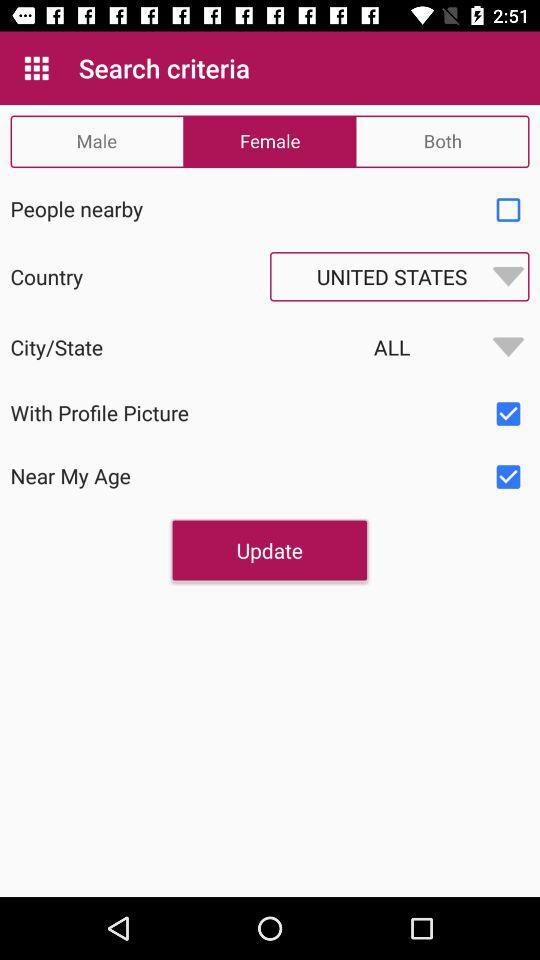 The image size is (540, 960). What do you see at coordinates (508, 210) in the screenshot?
I see `find people nearby` at bounding box center [508, 210].